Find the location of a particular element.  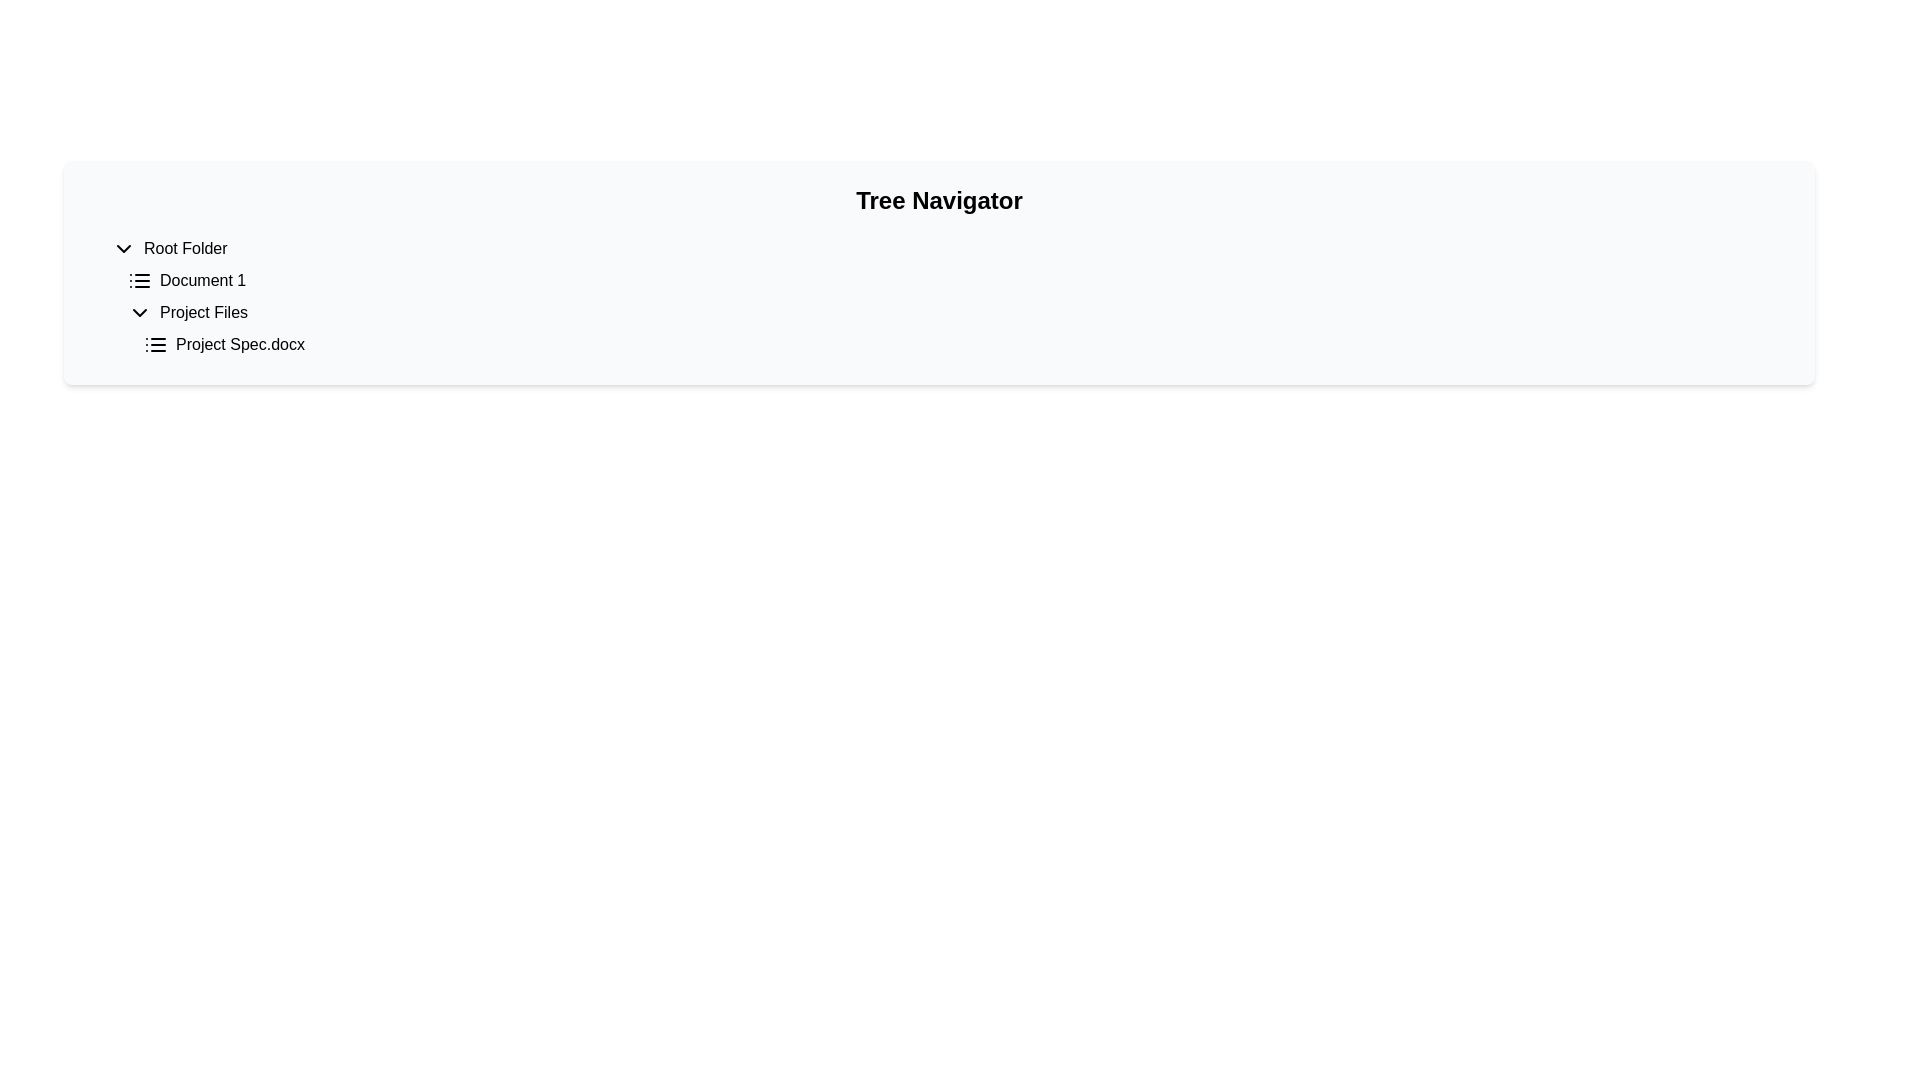

the file name displayed in the text label located beneath the 'Project Files' directory in the file explorer tree is located at coordinates (240, 343).